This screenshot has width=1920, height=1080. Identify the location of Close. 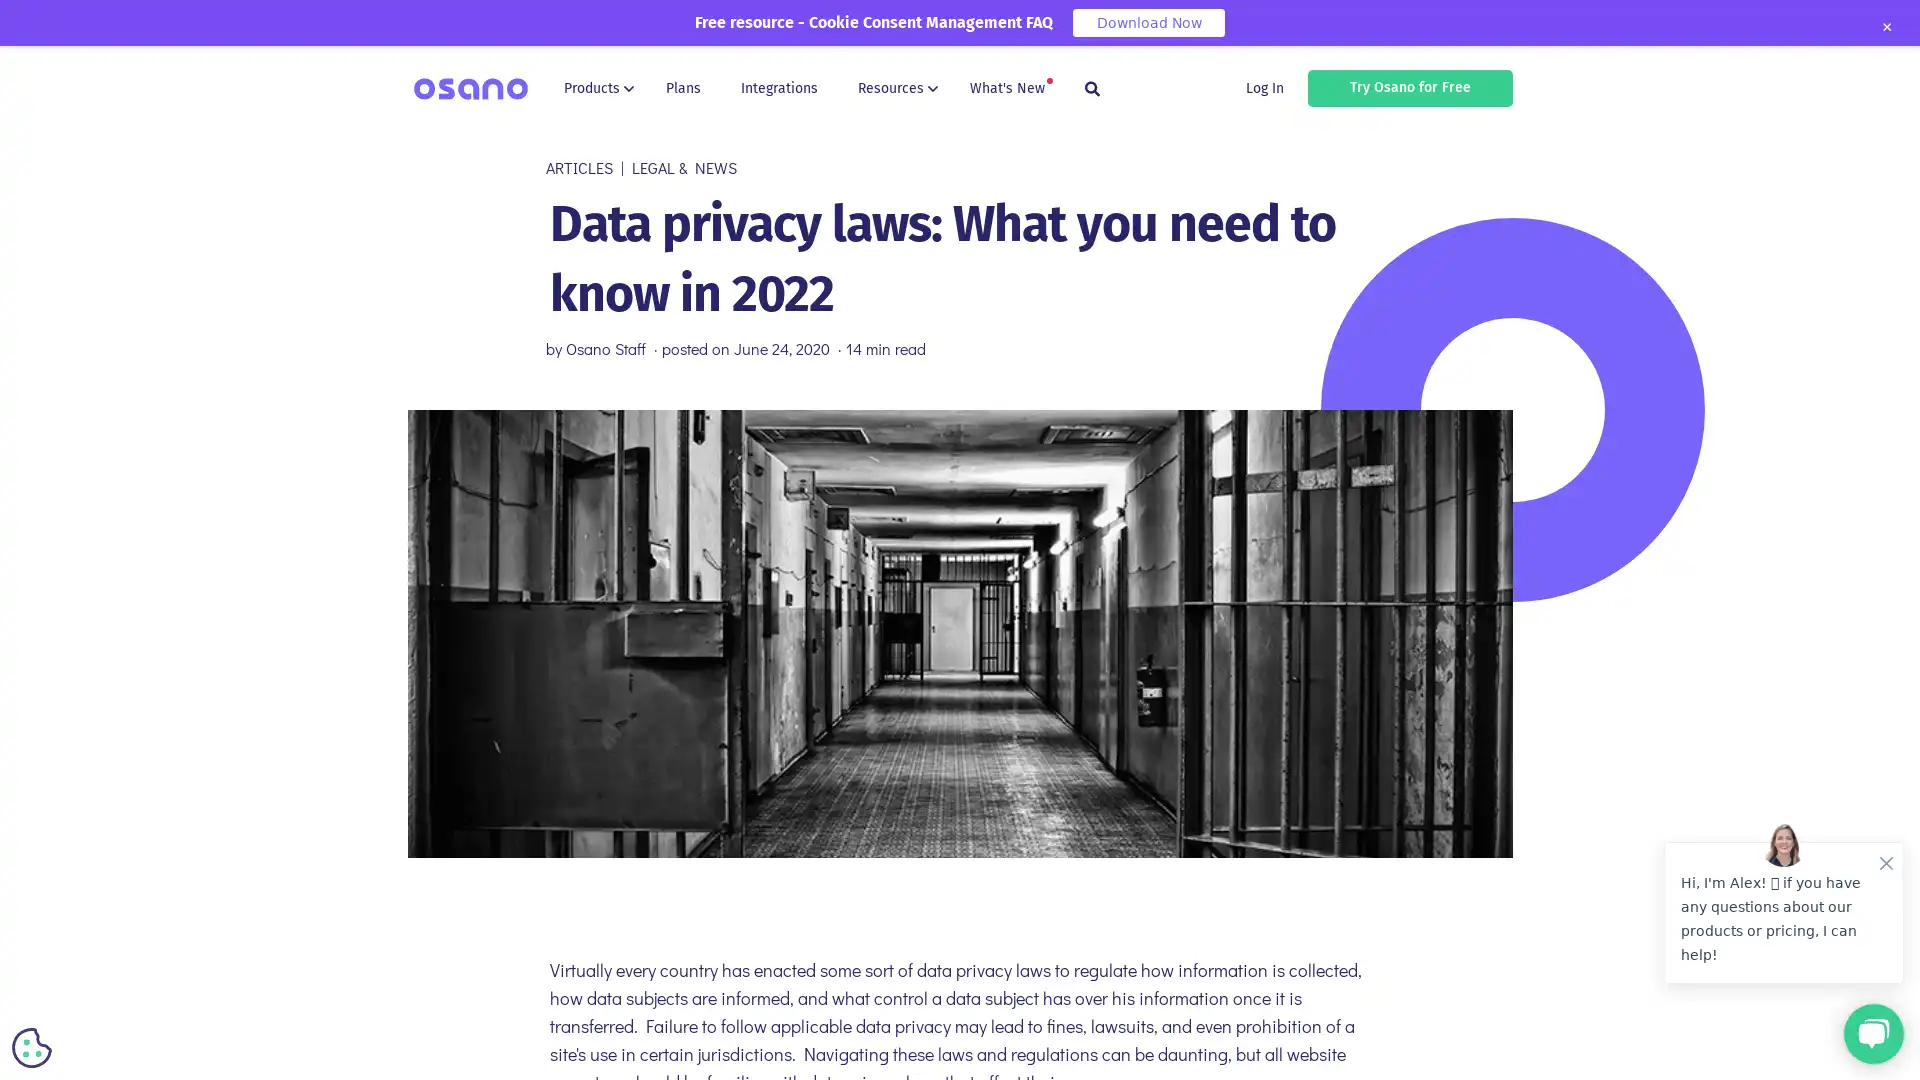
(1885, 27).